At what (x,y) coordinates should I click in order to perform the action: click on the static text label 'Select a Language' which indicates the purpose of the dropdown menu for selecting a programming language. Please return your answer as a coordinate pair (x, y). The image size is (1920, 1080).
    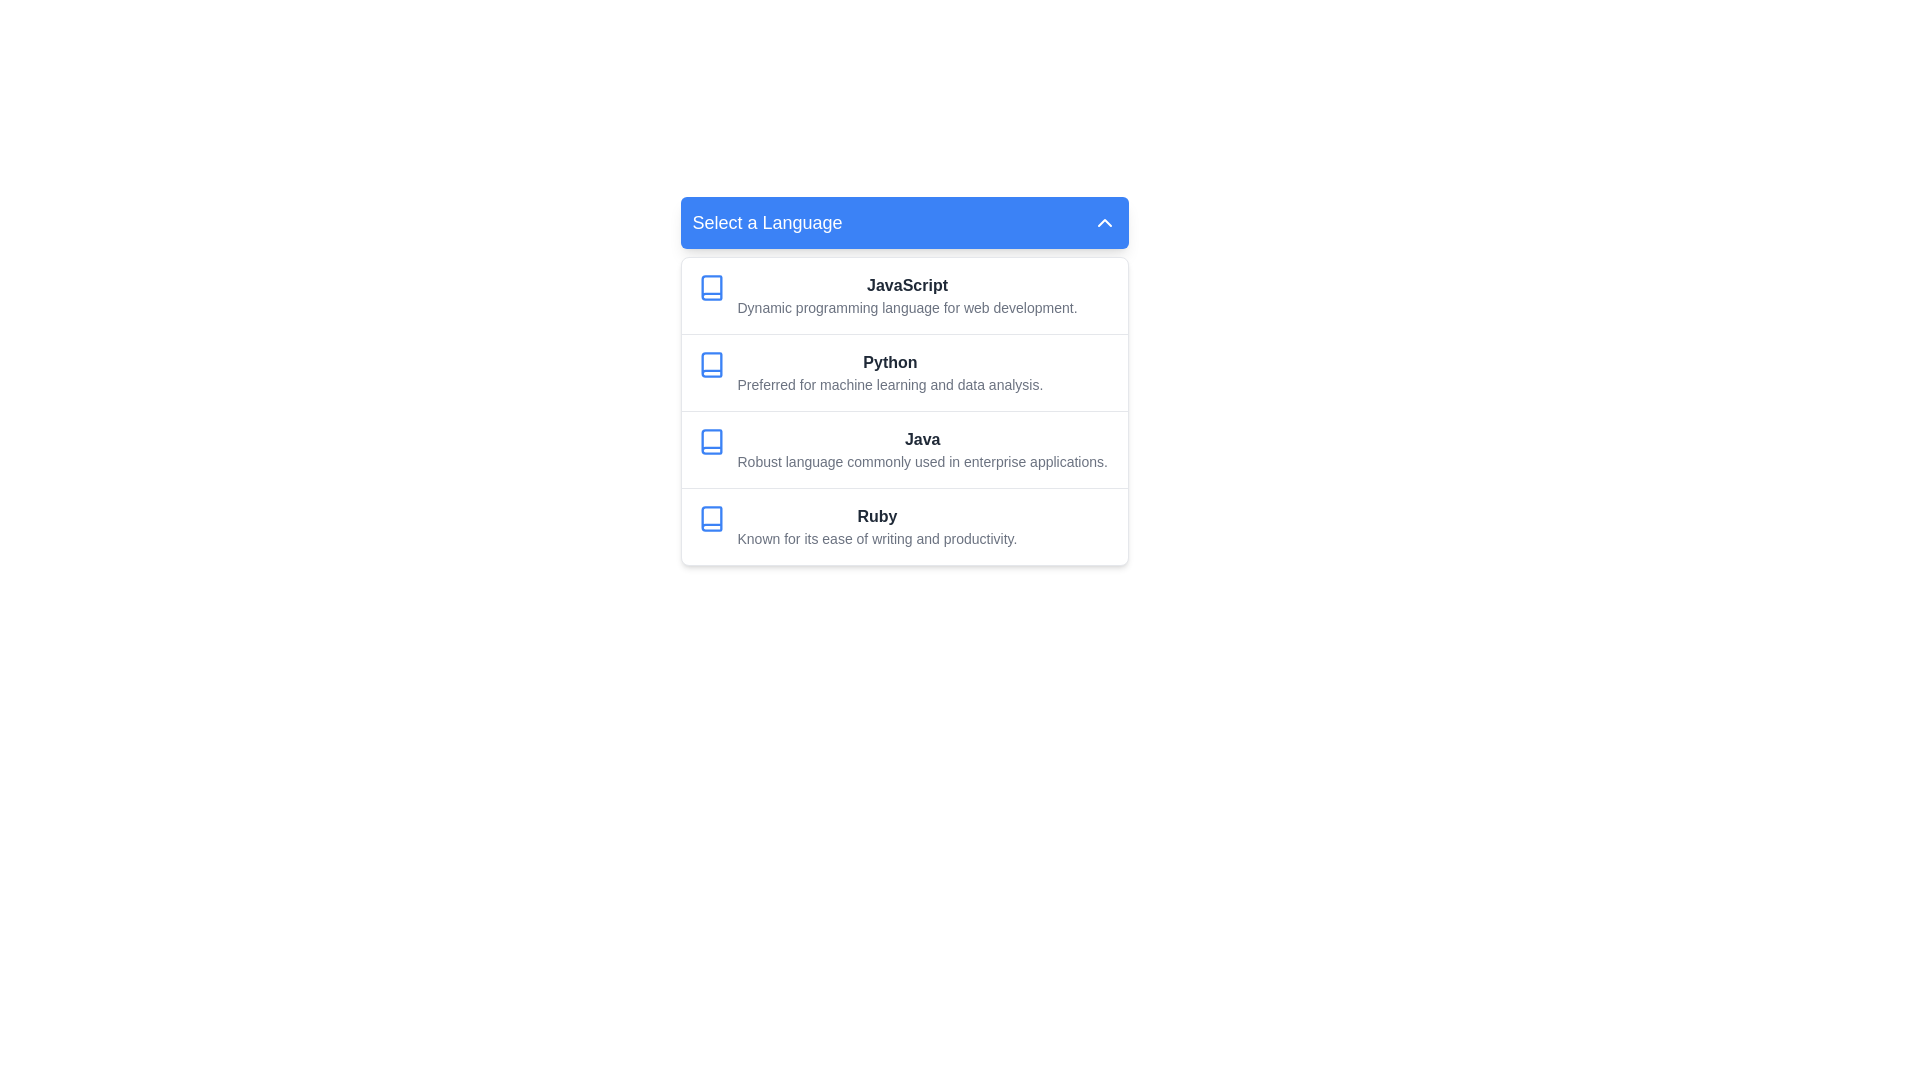
    Looking at the image, I should click on (766, 223).